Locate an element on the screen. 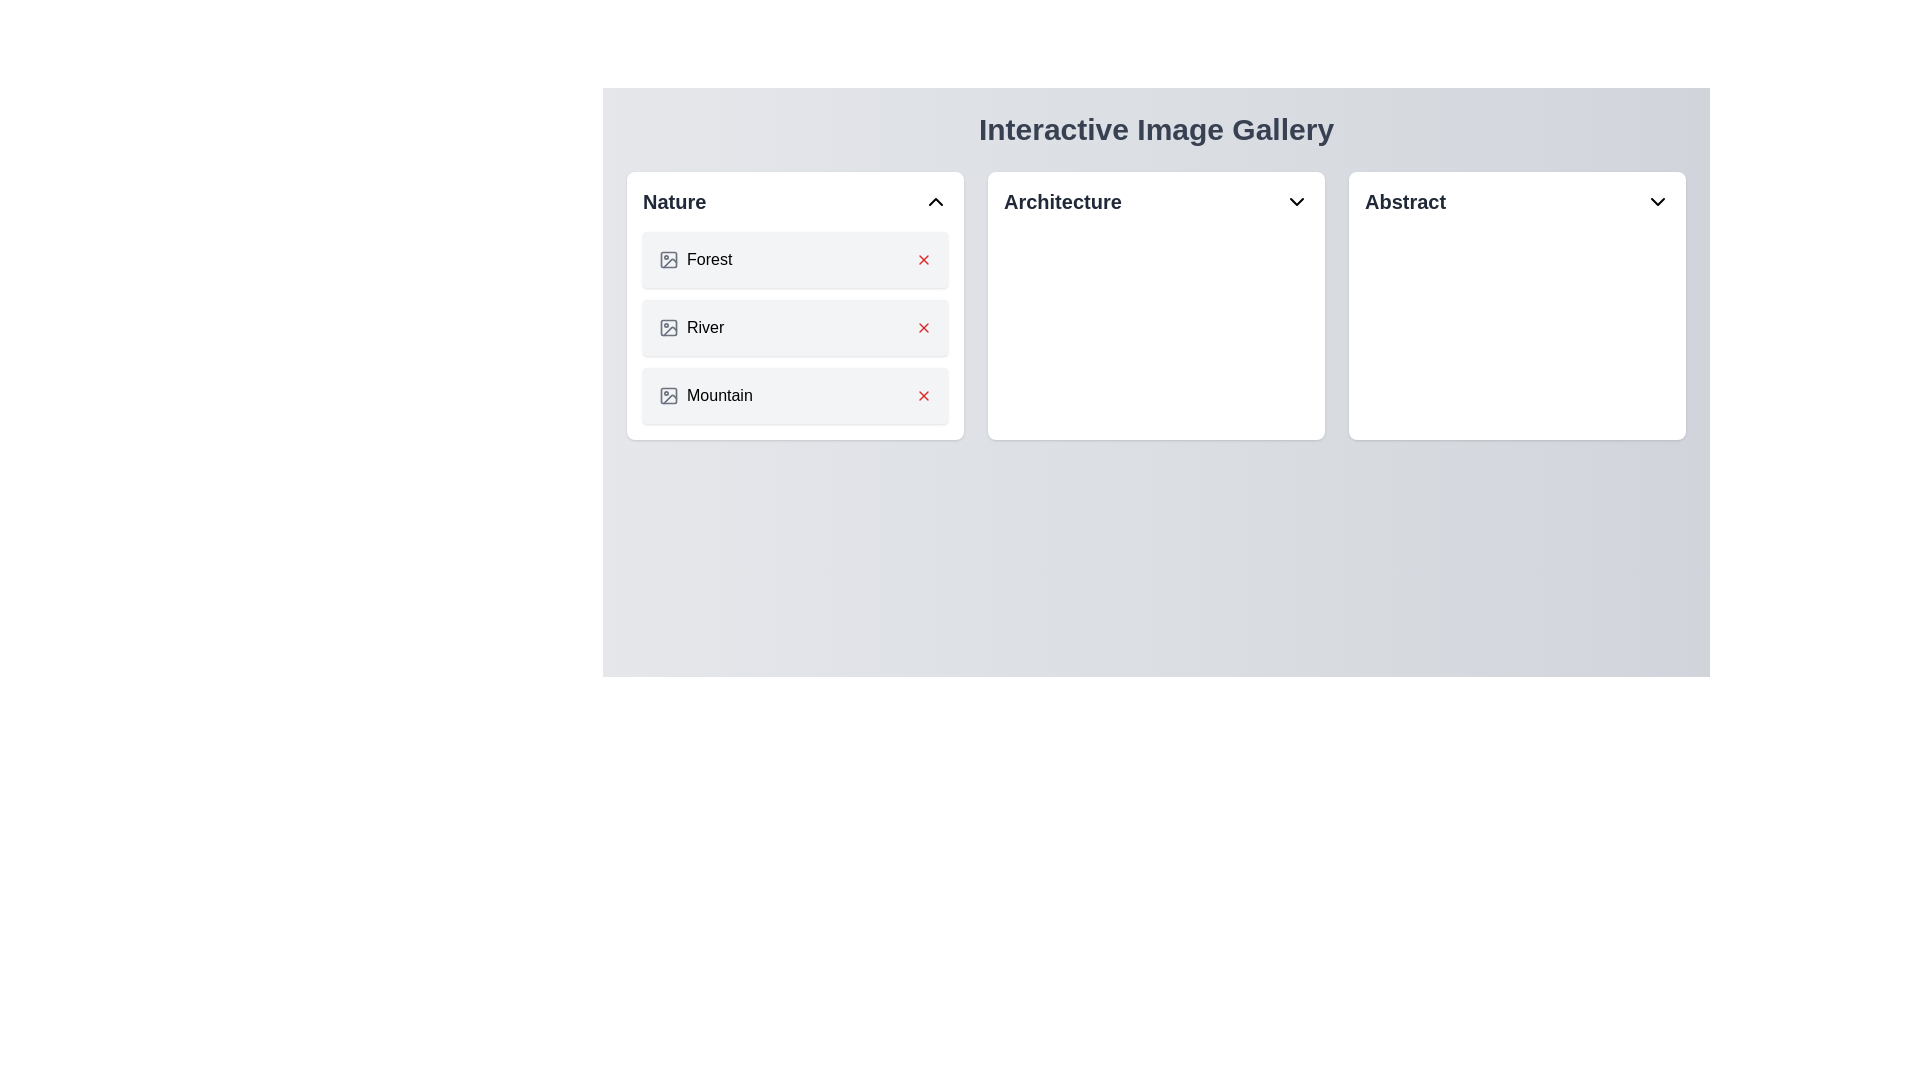 The height and width of the screenshot is (1080, 1920). the static text element that categorizes the content section at the top-center of the 'Interactive Image Gallery' interface is located at coordinates (1061, 201).